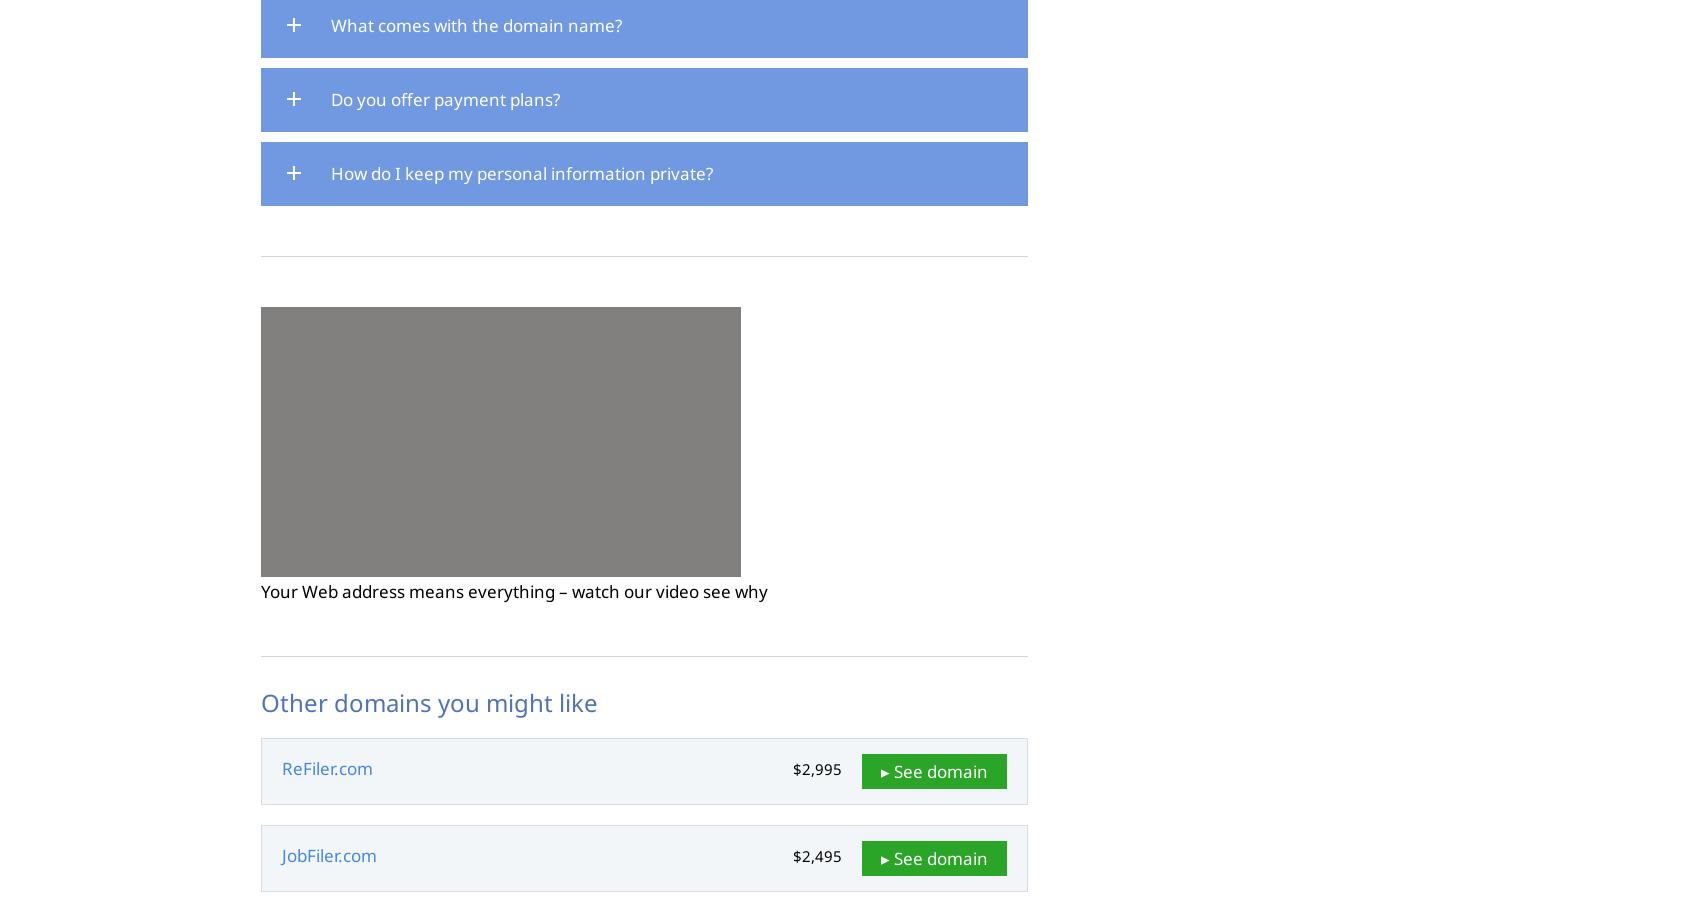 The width and height of the screenshot is (1692, 903). I want to click on 'Do you offer payment plans?', so click(444, 99).